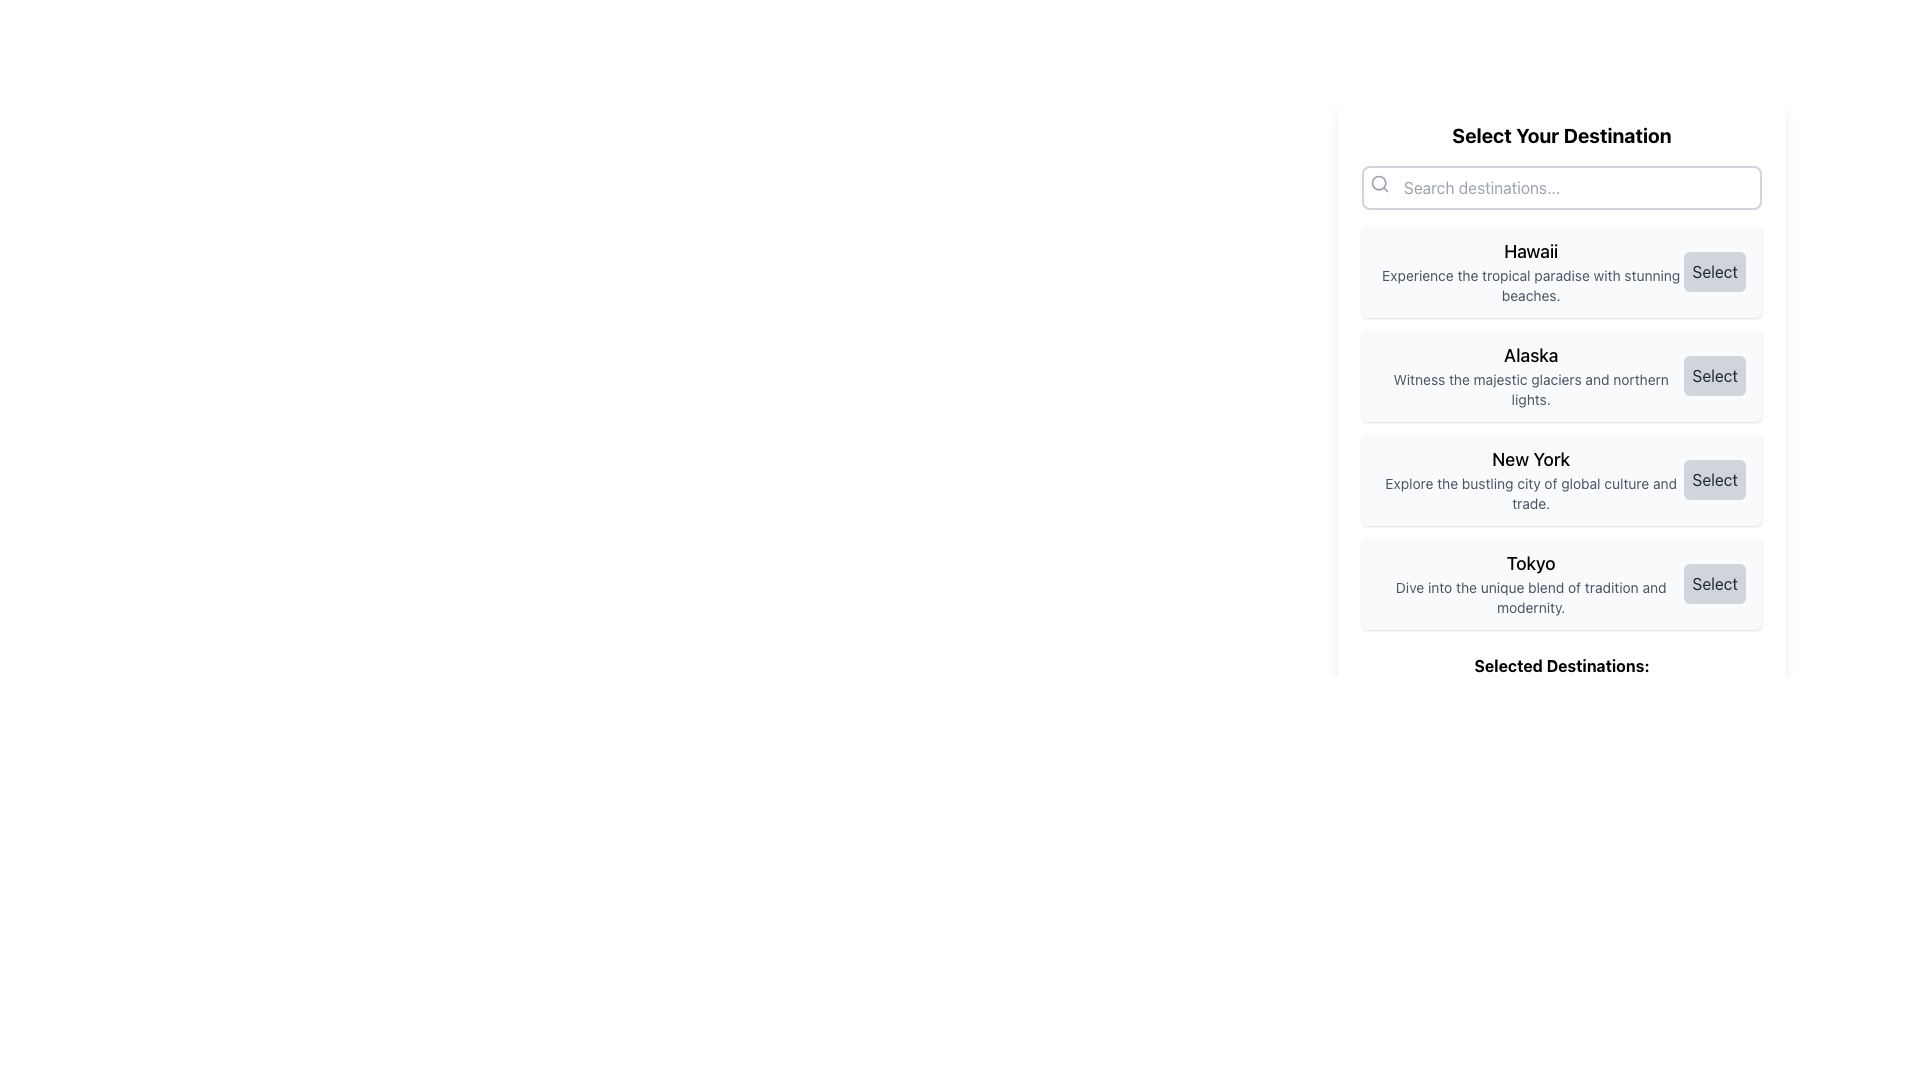 The image size is (1920, 1080). Describe the element at coordinates (1713, 583) in the screenshot. I see `the button next to the list item labeled 'Tokyo'` at that location.